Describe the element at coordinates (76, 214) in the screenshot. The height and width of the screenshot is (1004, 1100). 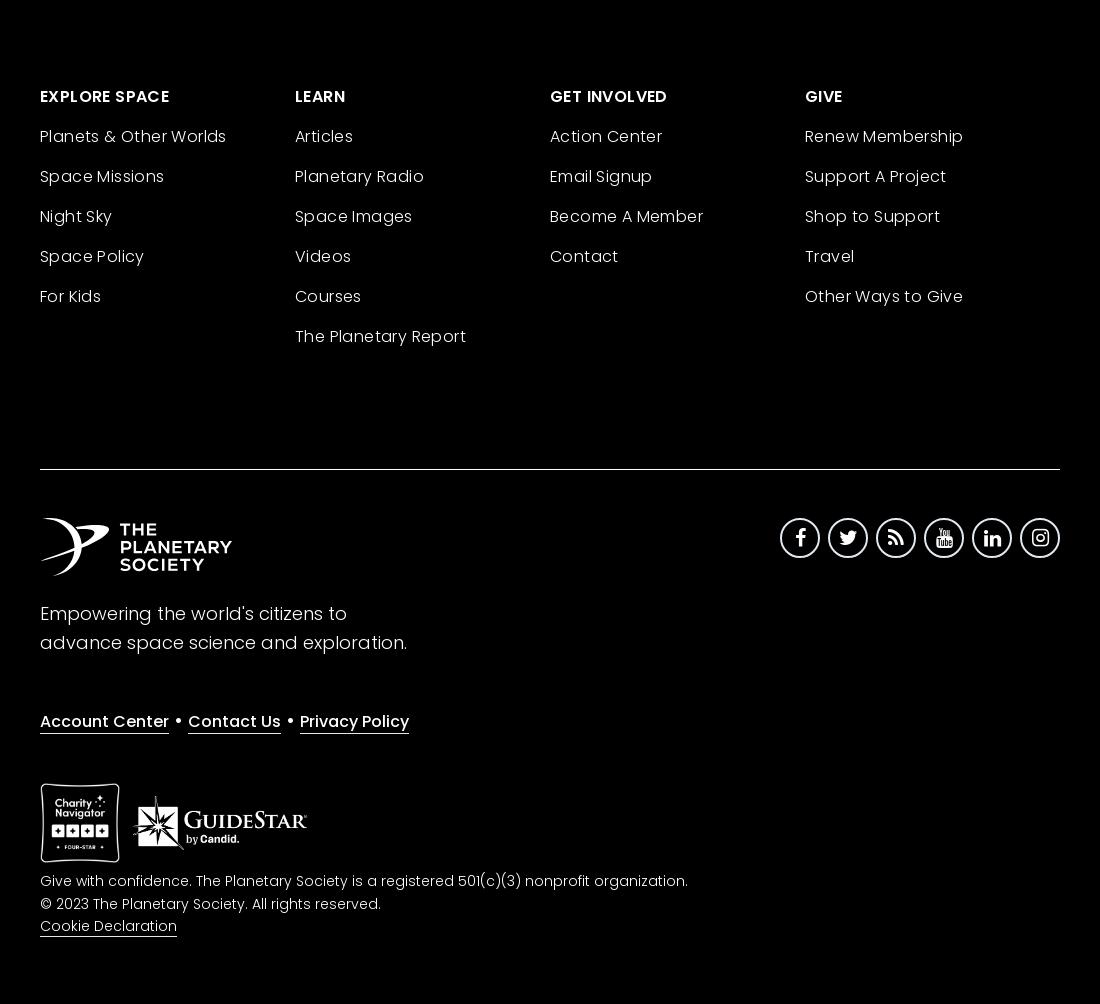
I see `'Night Sky'` at that location.